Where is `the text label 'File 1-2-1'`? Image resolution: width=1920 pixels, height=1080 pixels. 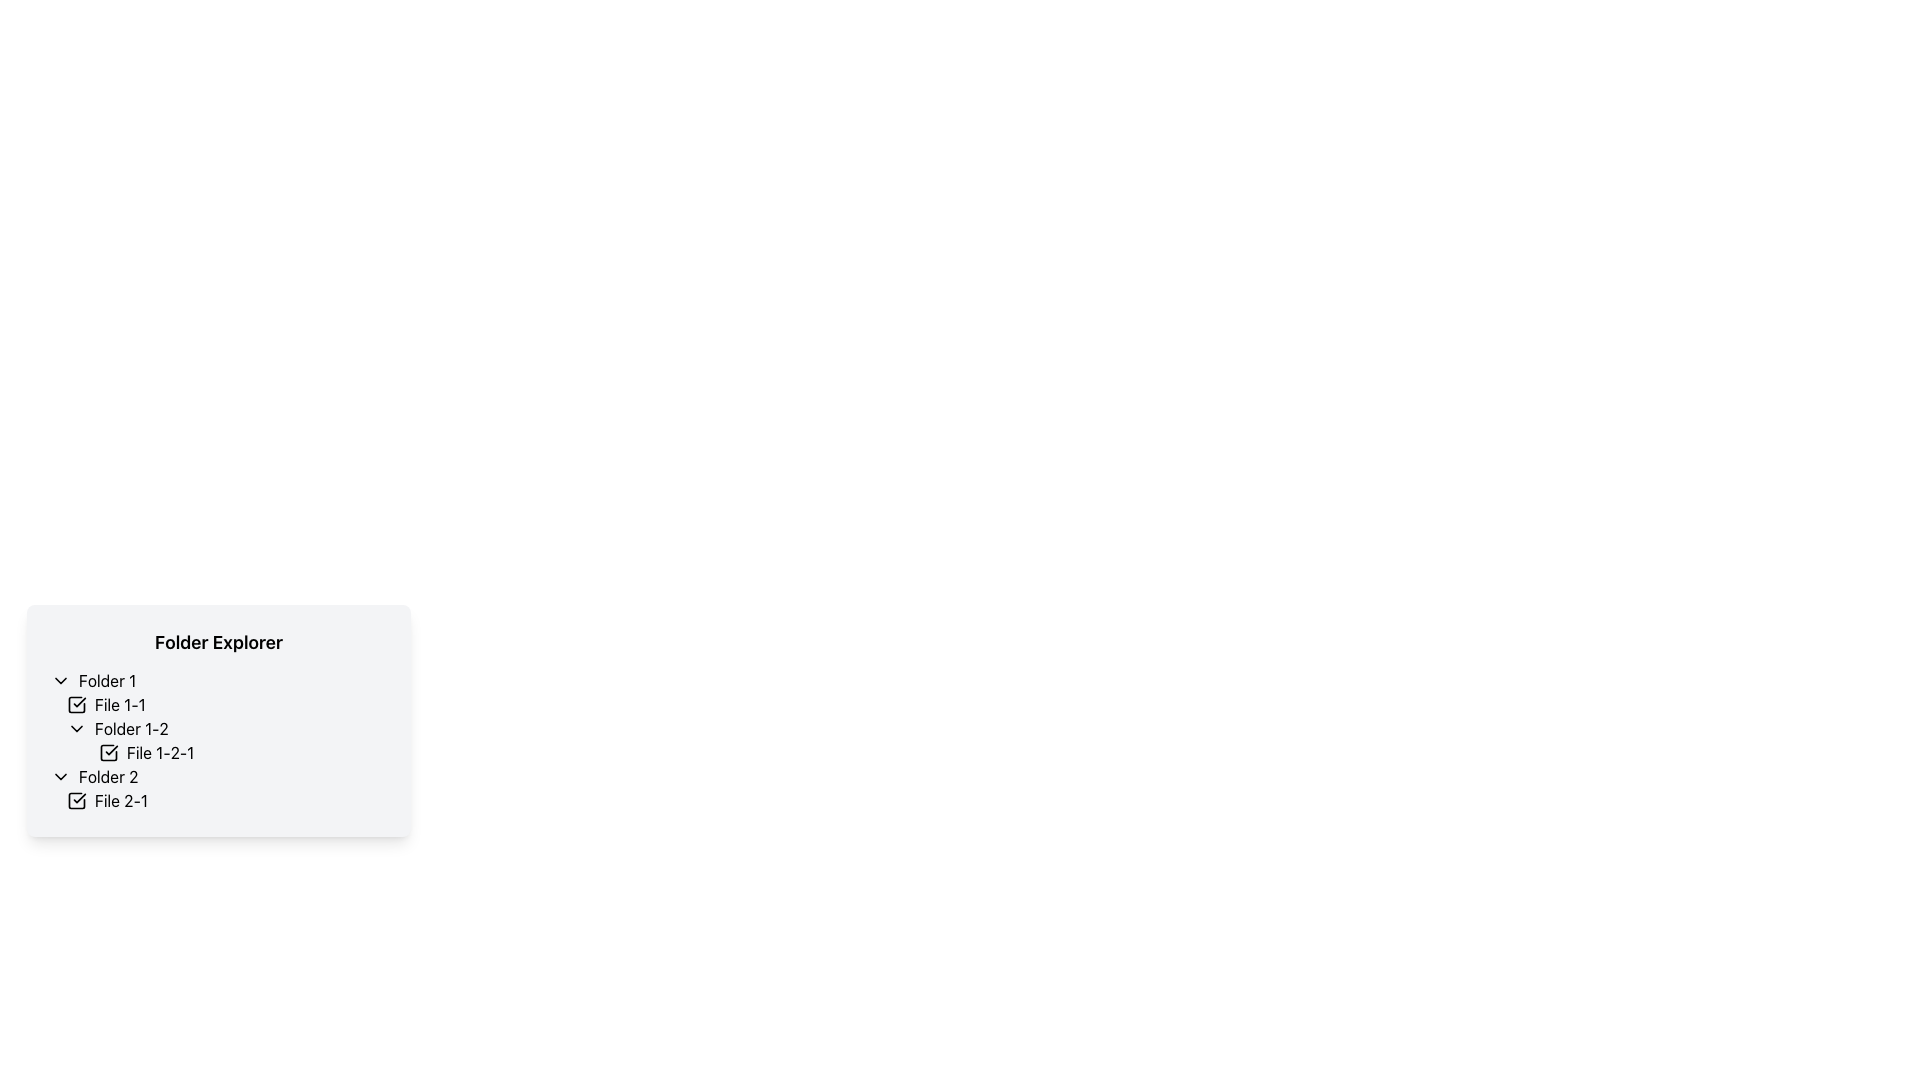 the text label 'File 1-2-1' is located at coordinates (160, 752).